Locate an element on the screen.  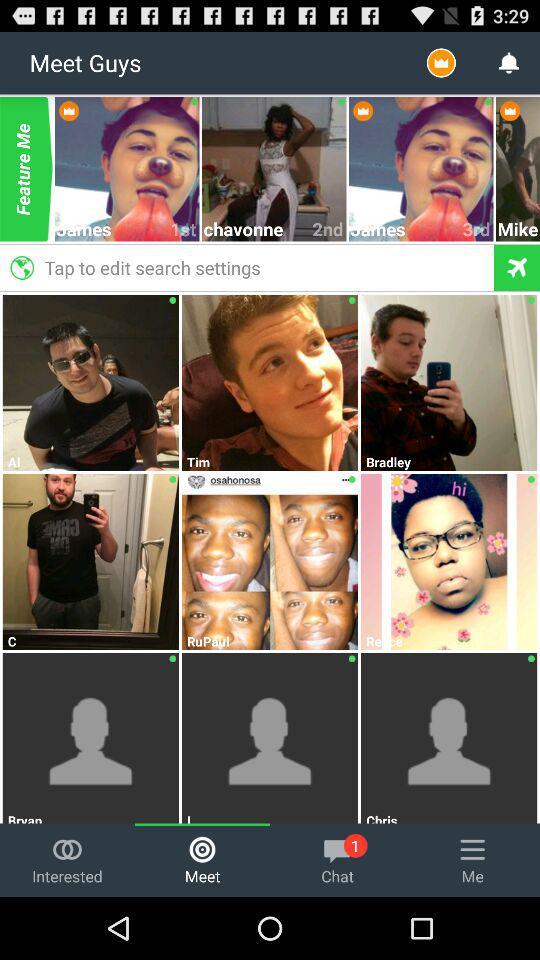
go back is located at coordinates (516, 266).